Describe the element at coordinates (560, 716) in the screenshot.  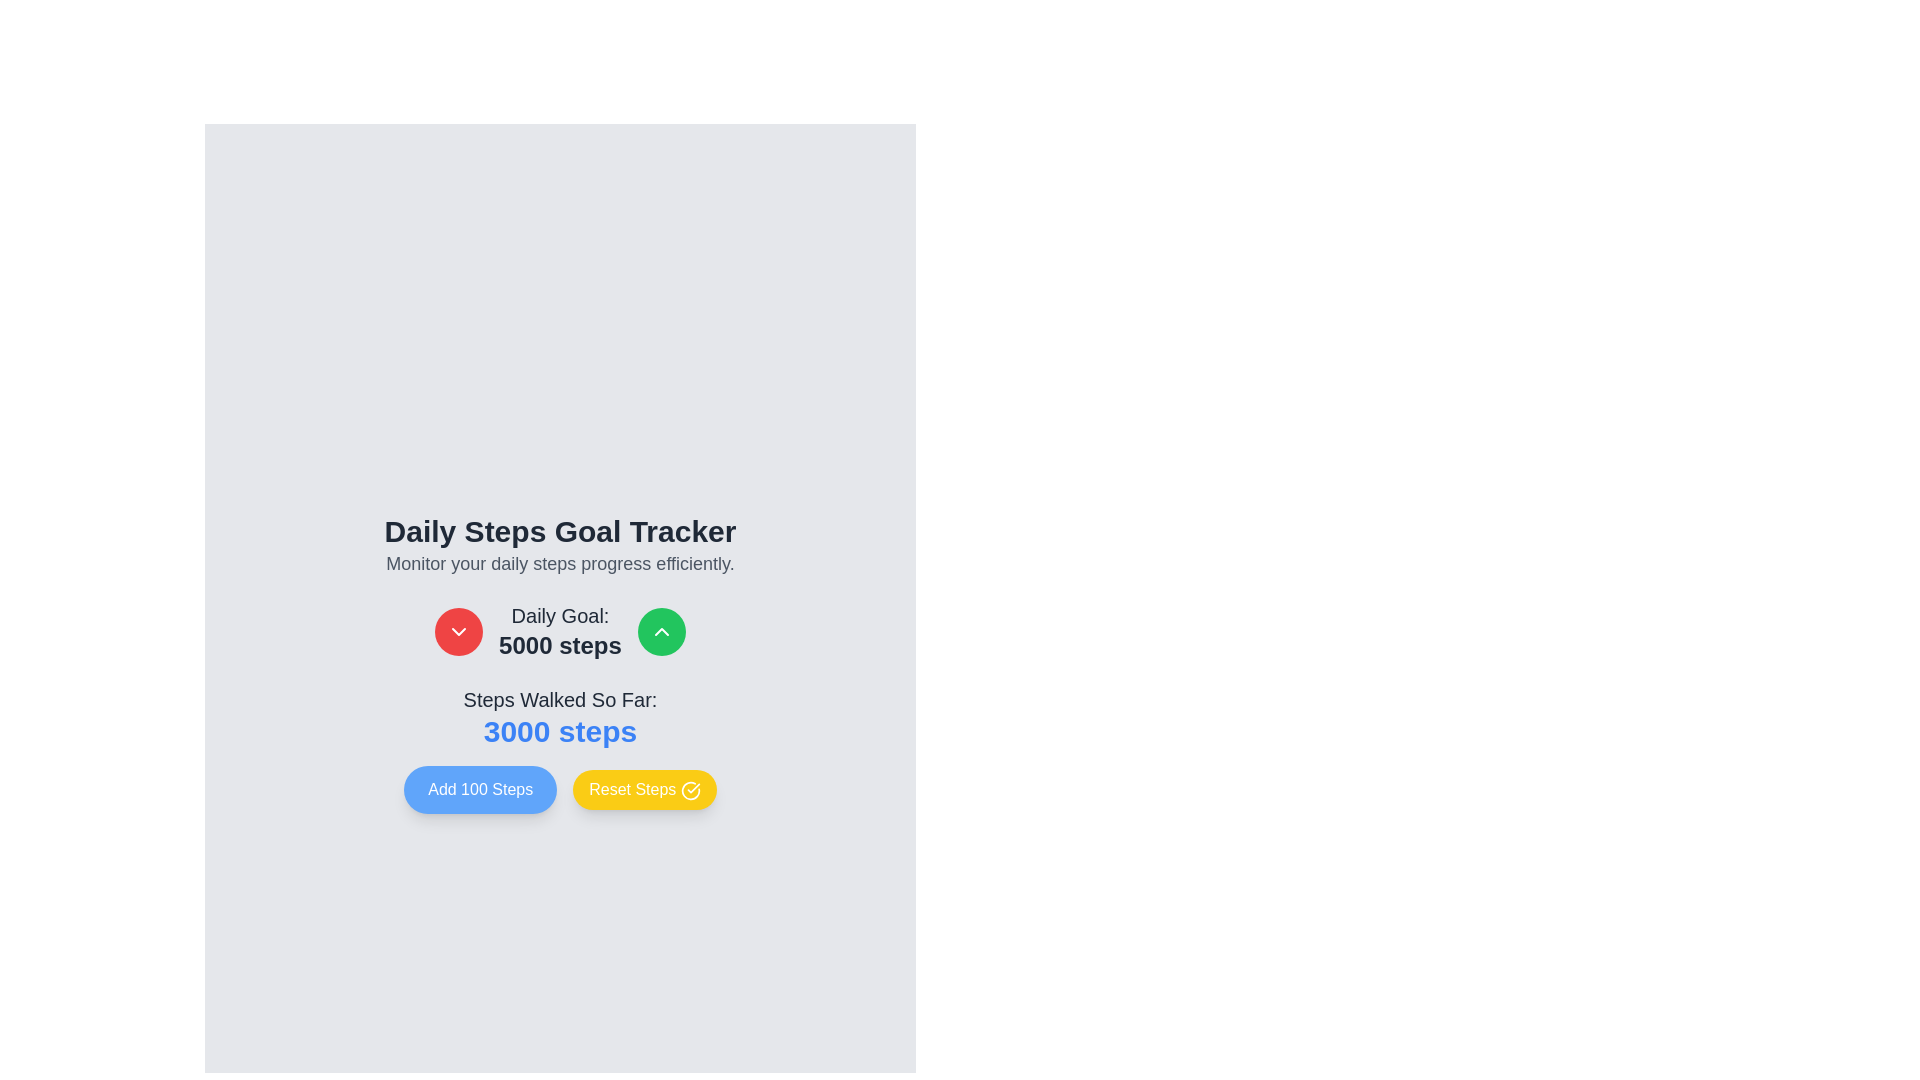
I see `the read-only Text display that shows the user's current count of steps walked, located centrally under the 'Daily Goal: 5000 steps' display, above the 'Add 100 Steps' and 'Reset Steps' buttons` at that location.